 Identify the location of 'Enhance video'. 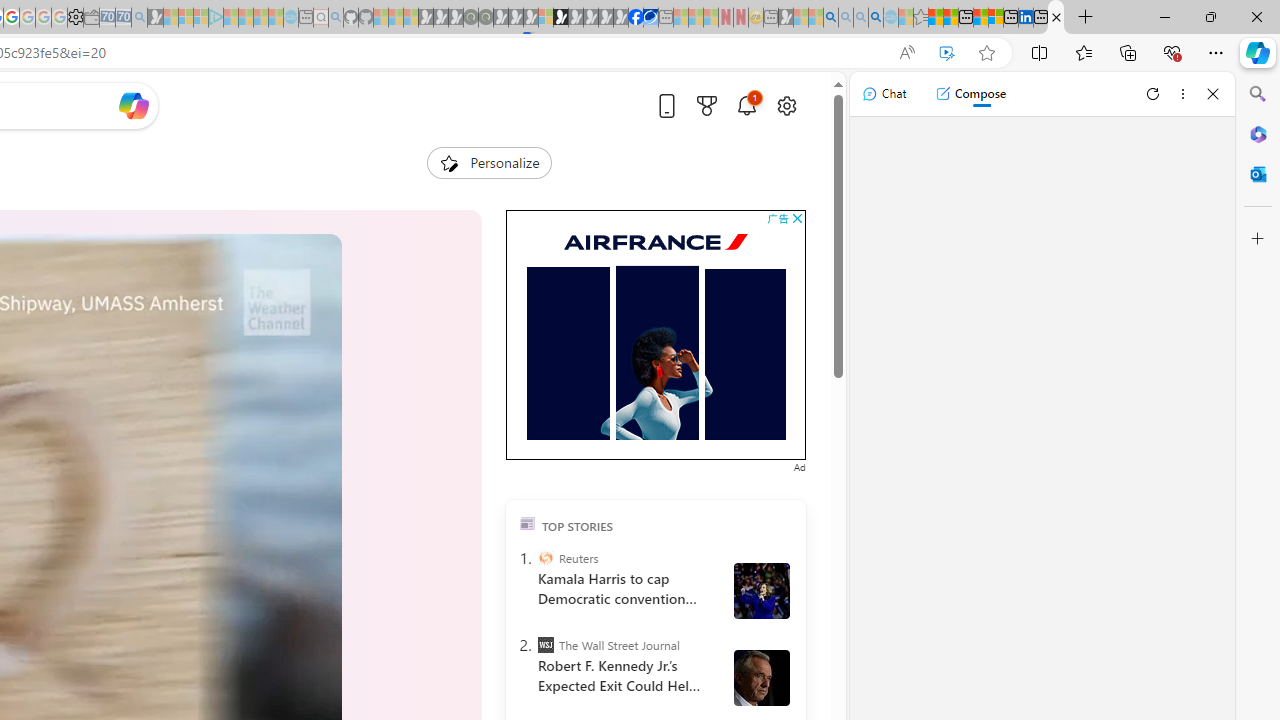
(945, 52).